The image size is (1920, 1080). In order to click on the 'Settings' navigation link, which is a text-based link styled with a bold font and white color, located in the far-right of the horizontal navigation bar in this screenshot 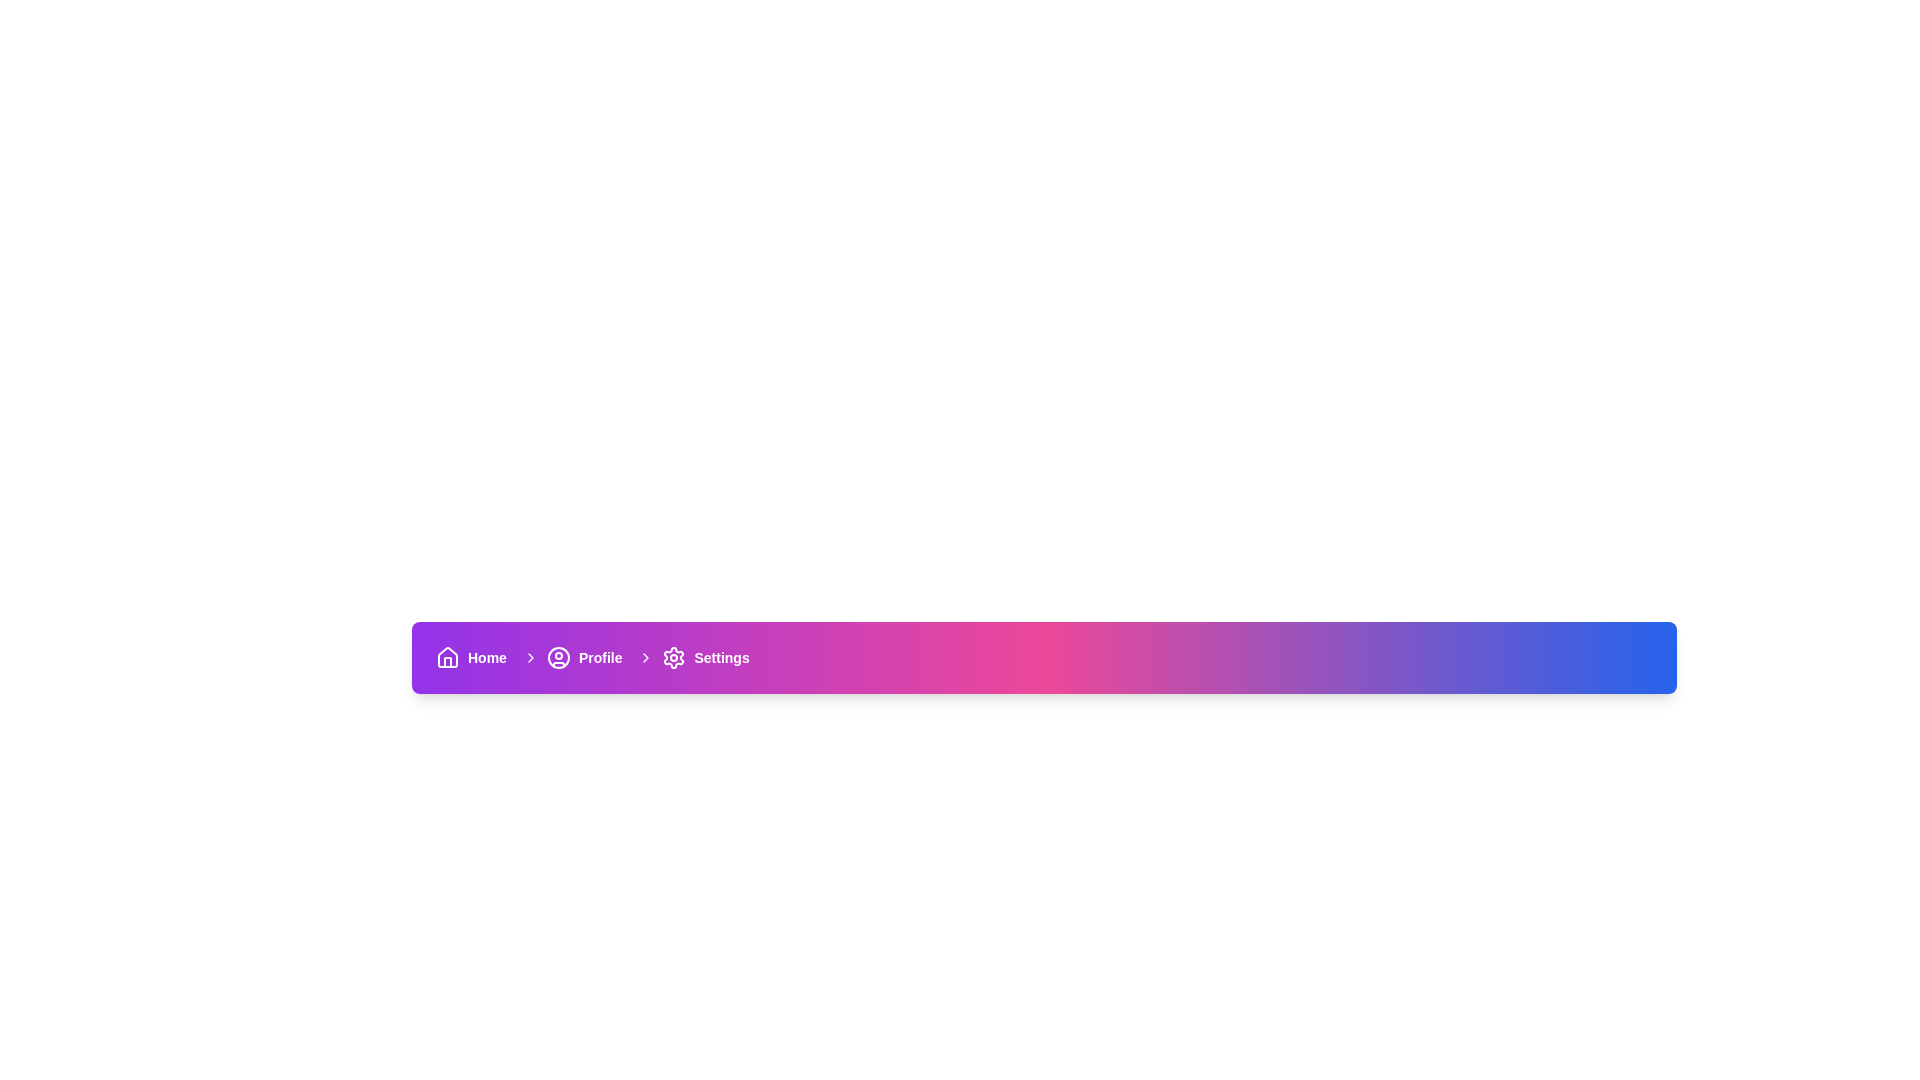, I will do `click(706, 658)`.